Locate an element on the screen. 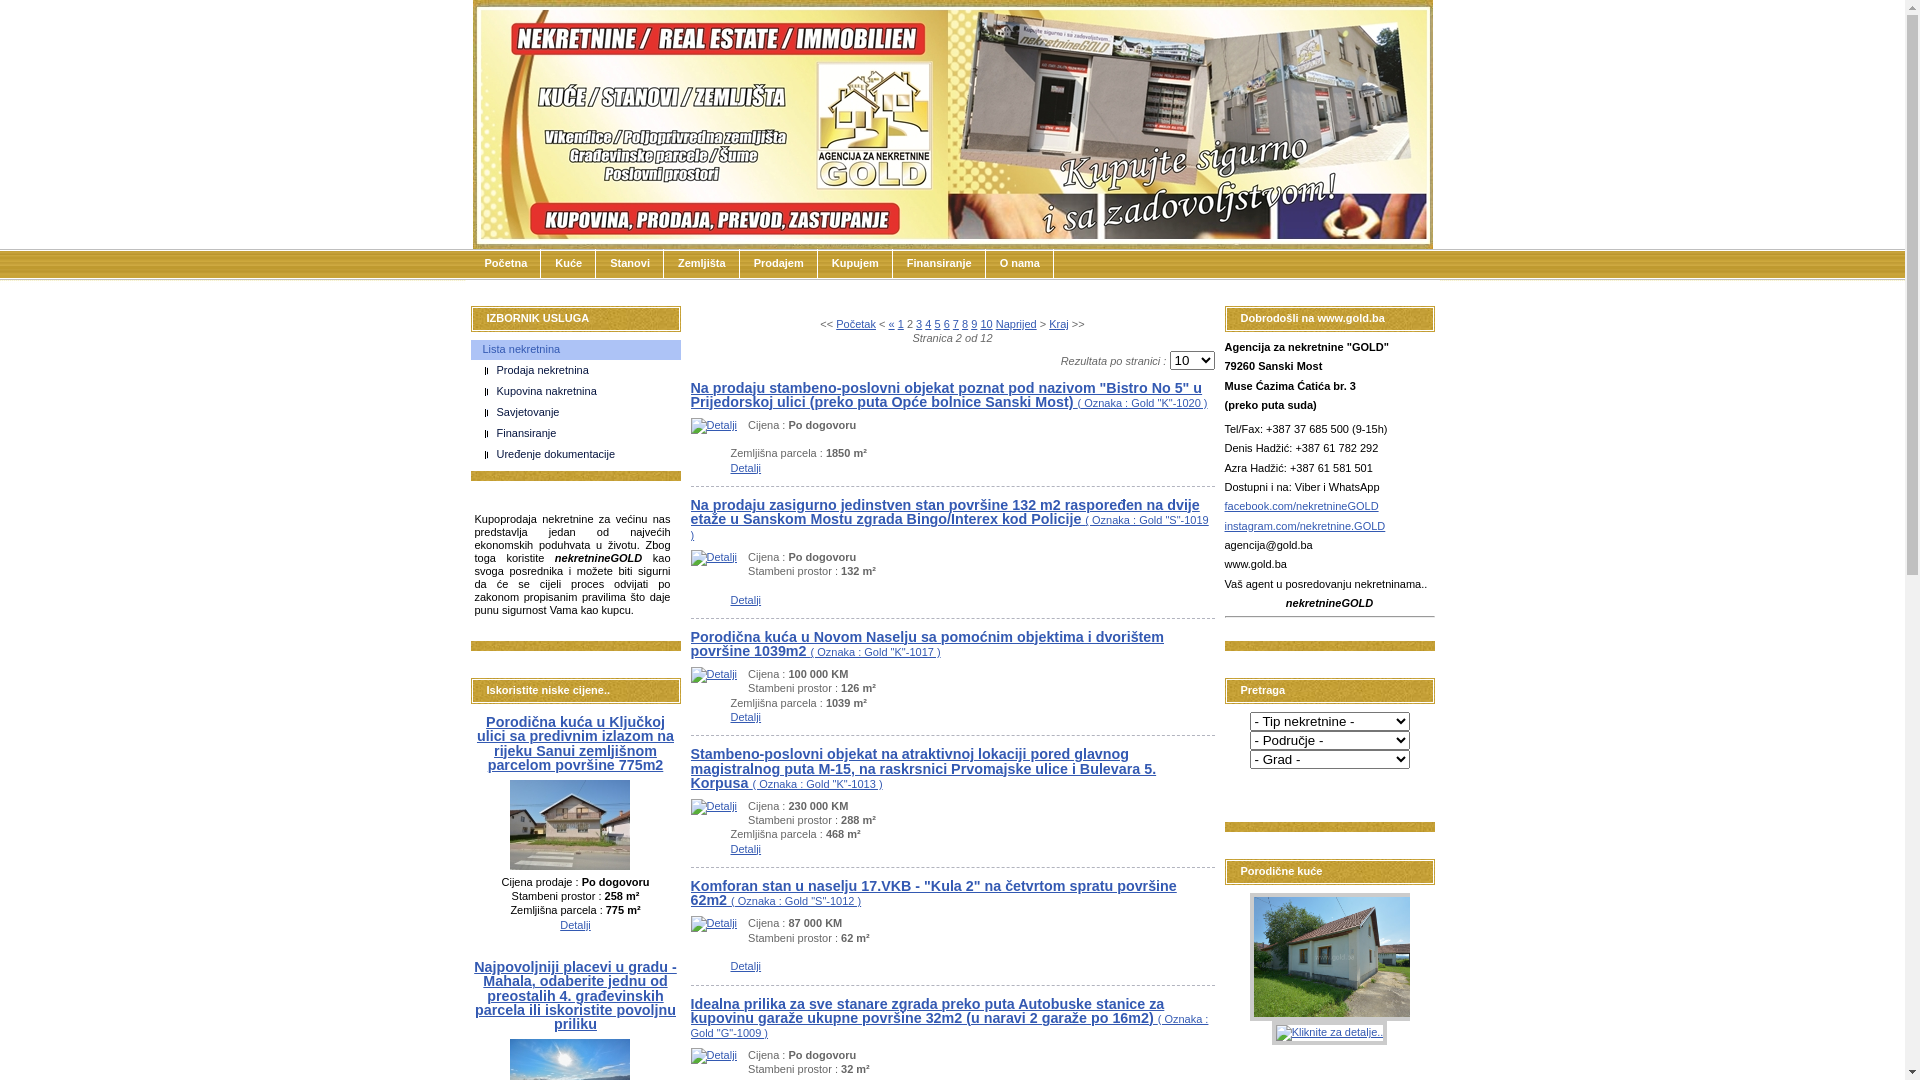  'Detalji' is located at coordinates (744, 964).